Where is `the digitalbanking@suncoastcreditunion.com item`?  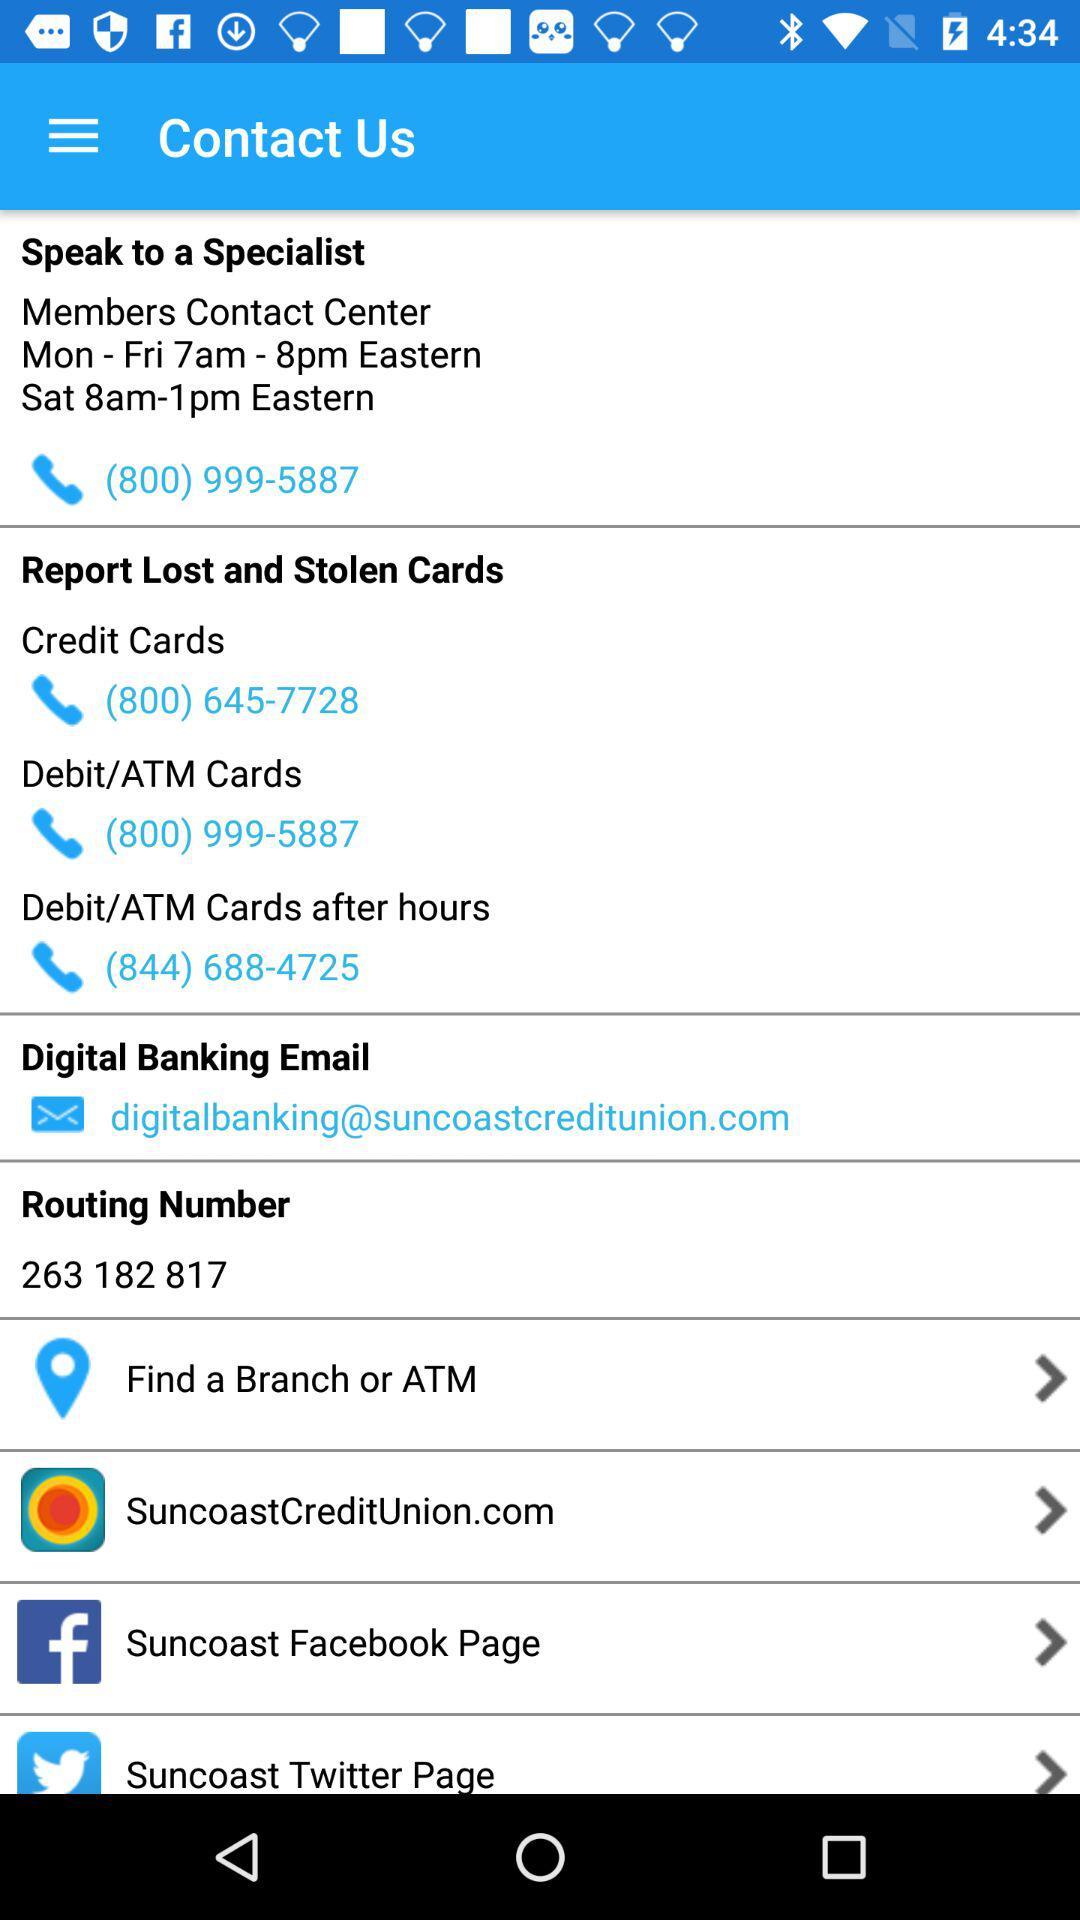
the digitalbanking@suncoastcreditunion.com item is located at coordinates (591, 1115).